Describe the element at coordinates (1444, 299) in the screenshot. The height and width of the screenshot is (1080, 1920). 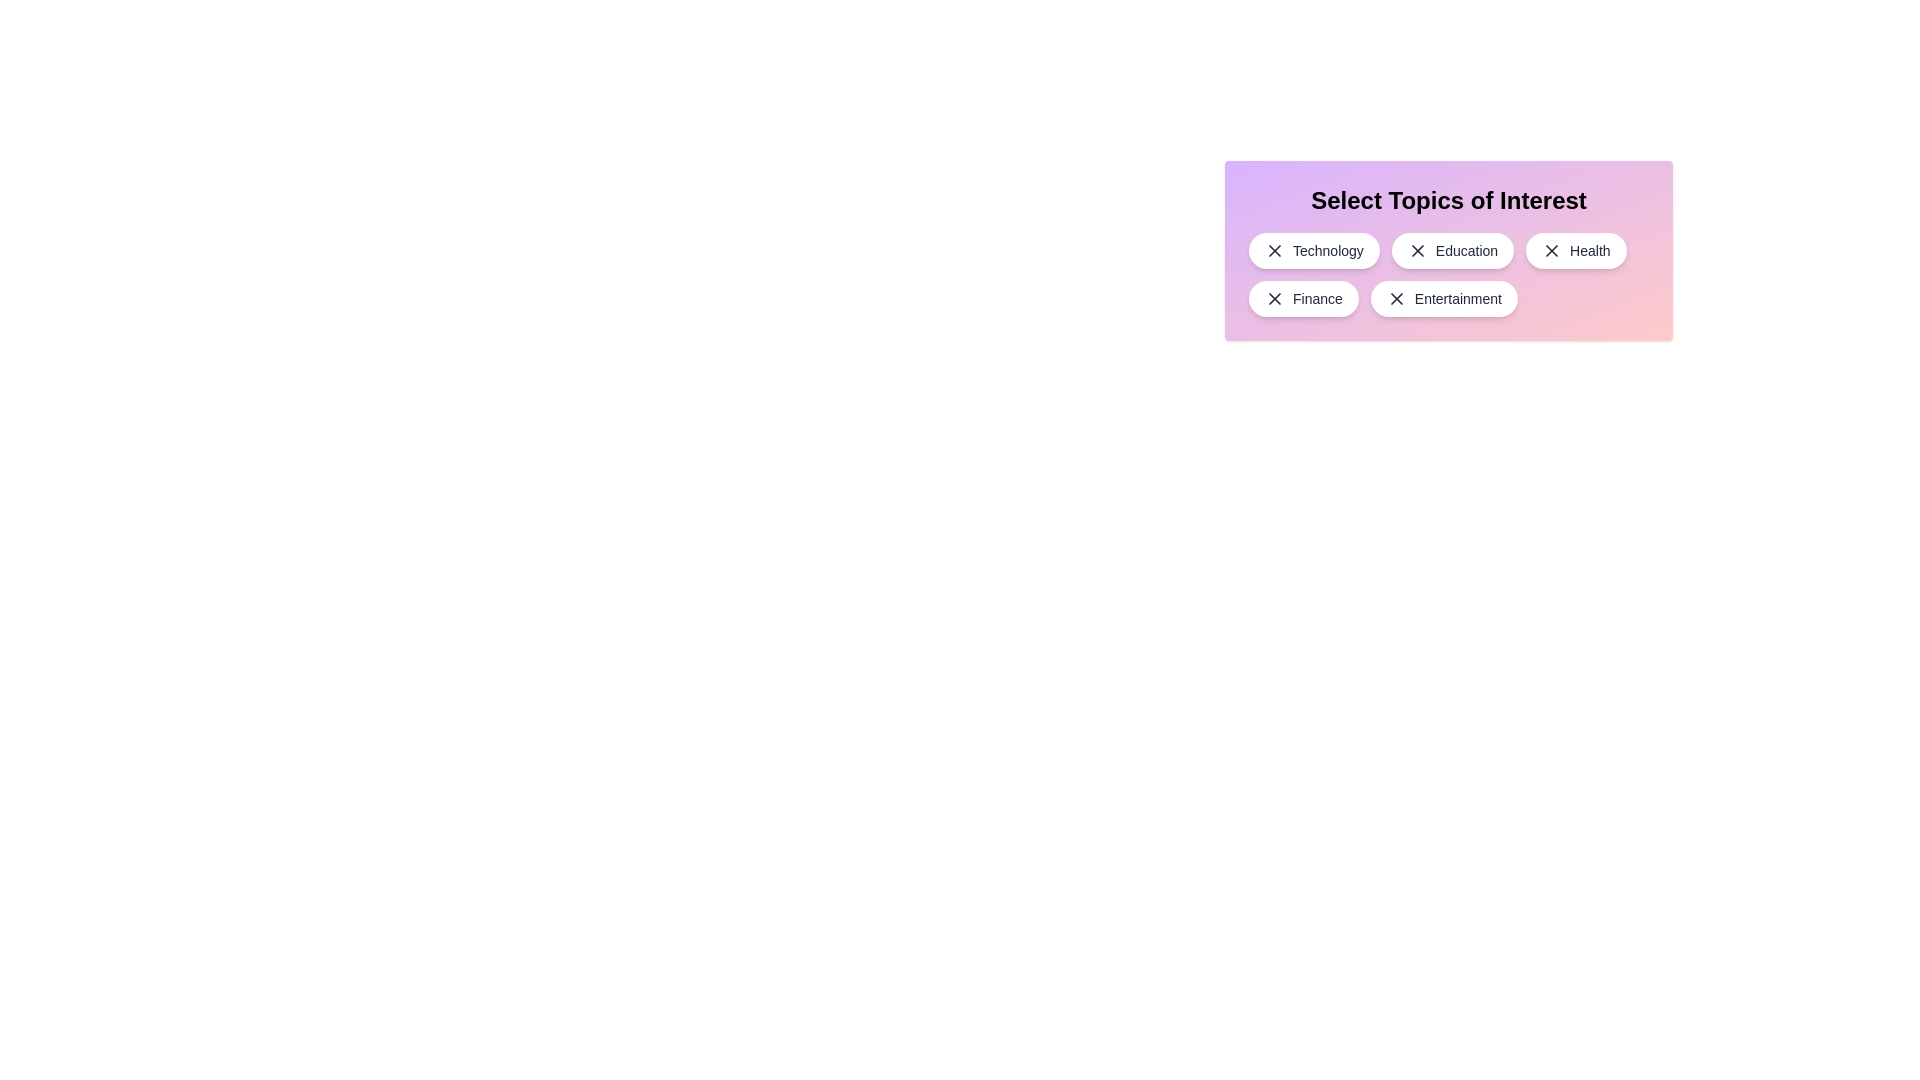
I see `the topic Entertainment by clicking on it` at that location.